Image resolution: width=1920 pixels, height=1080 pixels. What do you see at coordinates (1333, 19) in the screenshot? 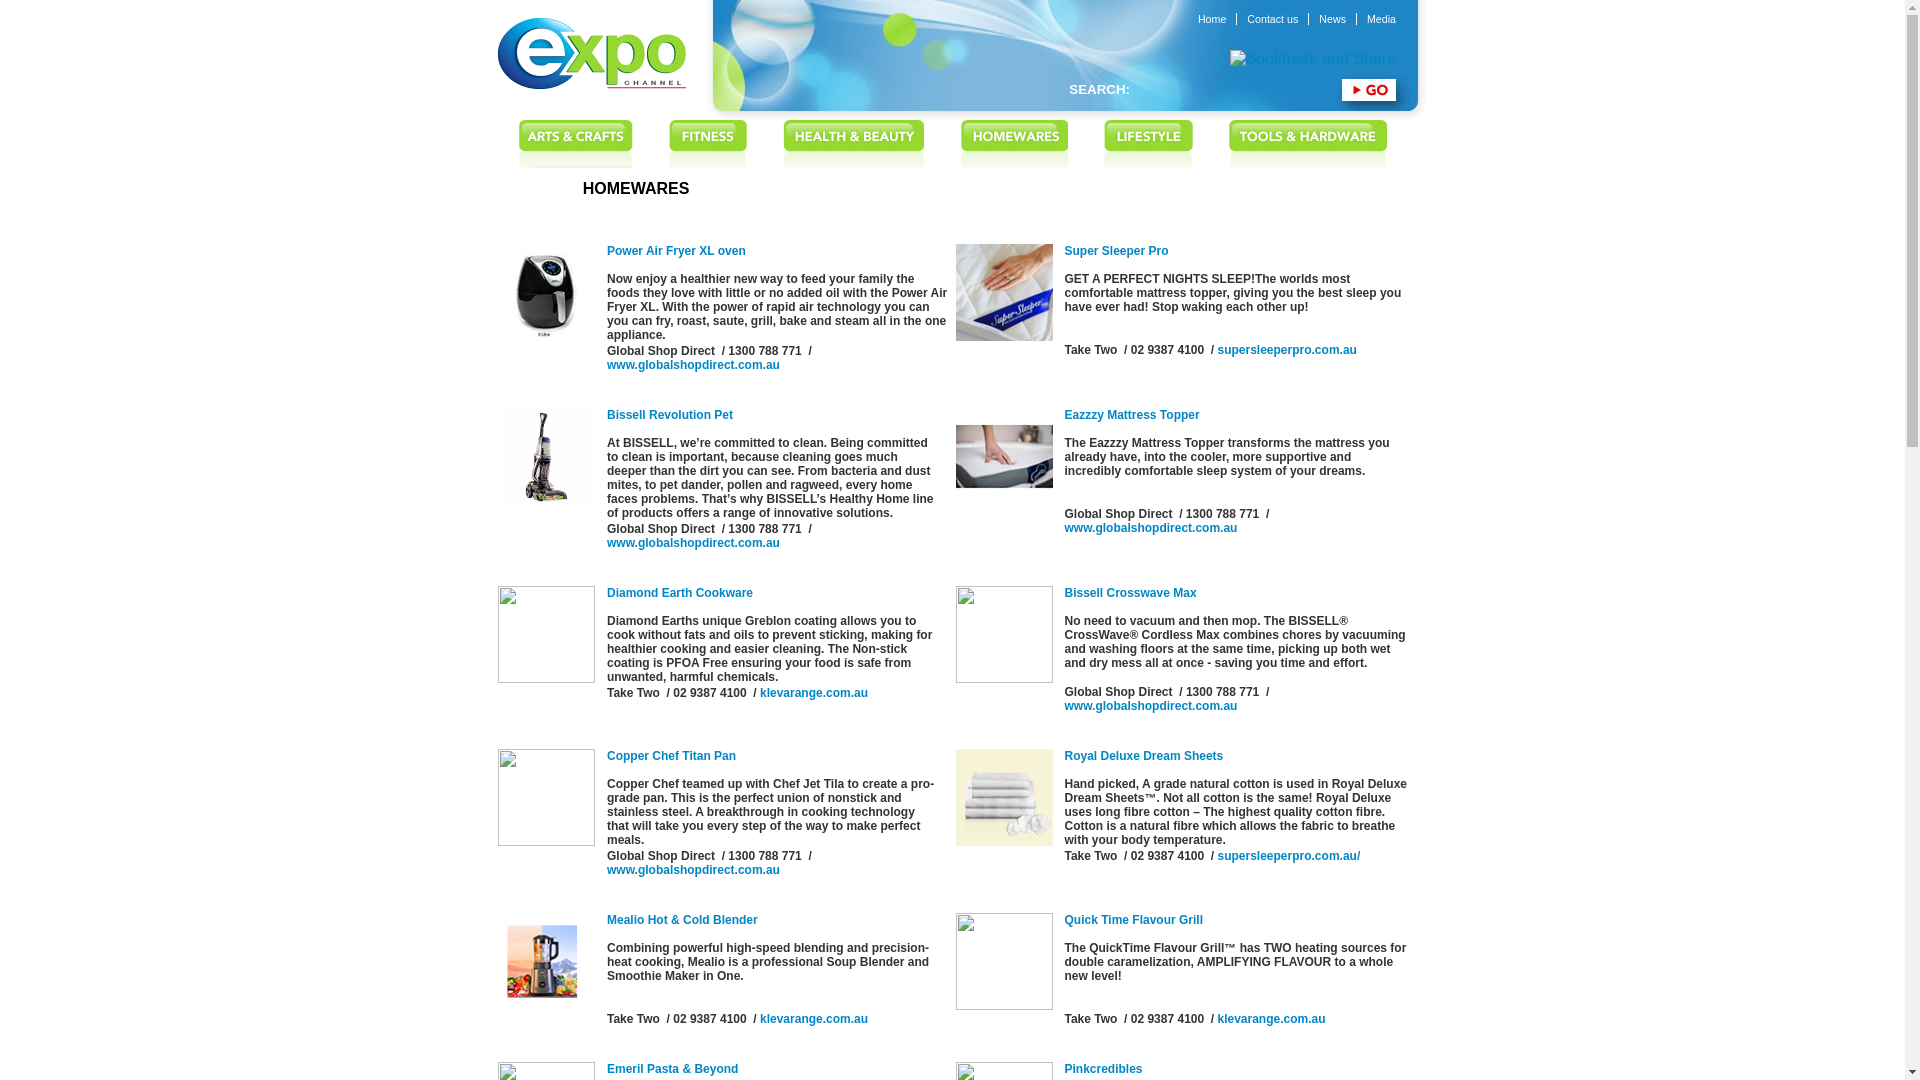
I see `'News'` at bounding box center [1333, 19].